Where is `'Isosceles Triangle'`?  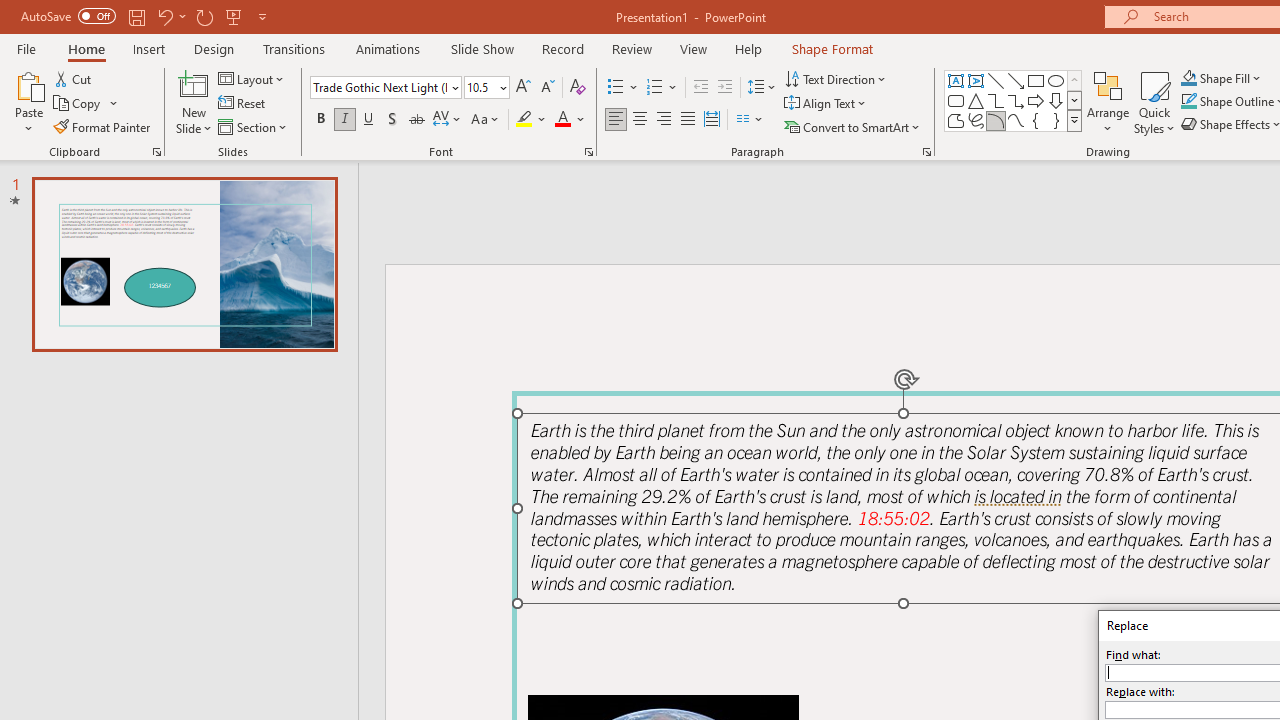 'Isosceles Triangle' is located at coordinates (976, 100).